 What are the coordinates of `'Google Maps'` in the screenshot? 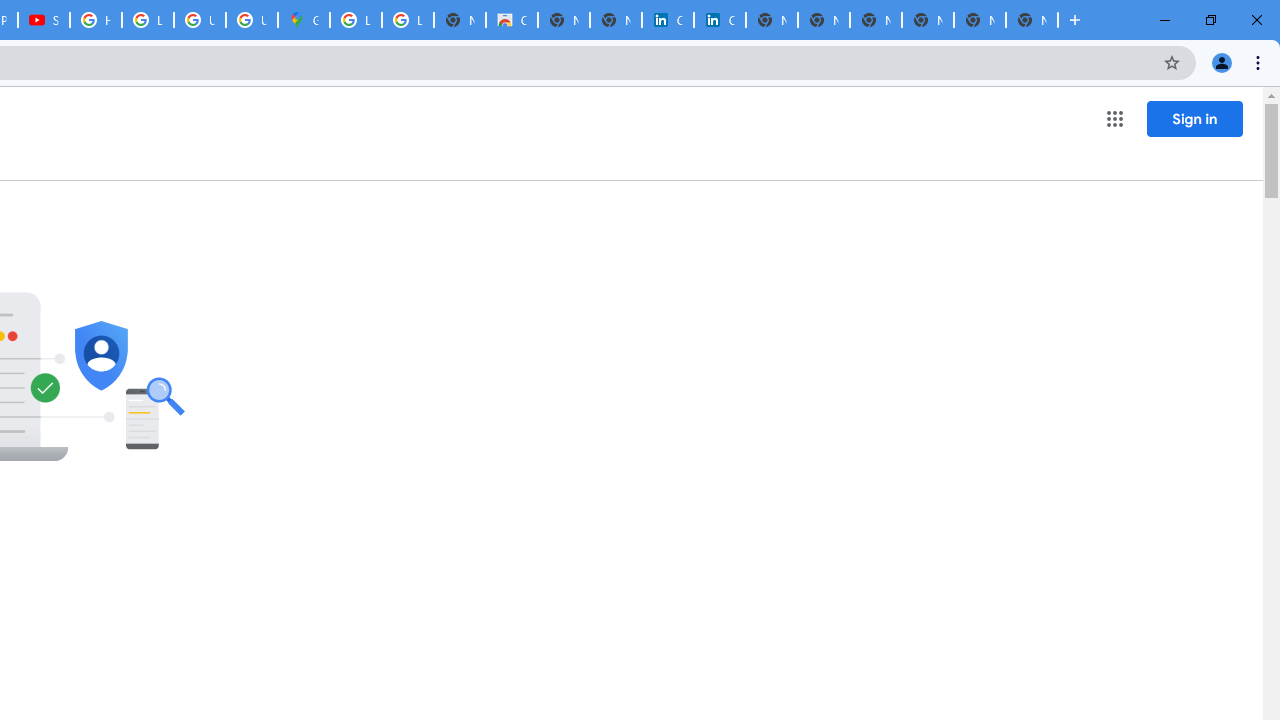 It's located at (303, 20).